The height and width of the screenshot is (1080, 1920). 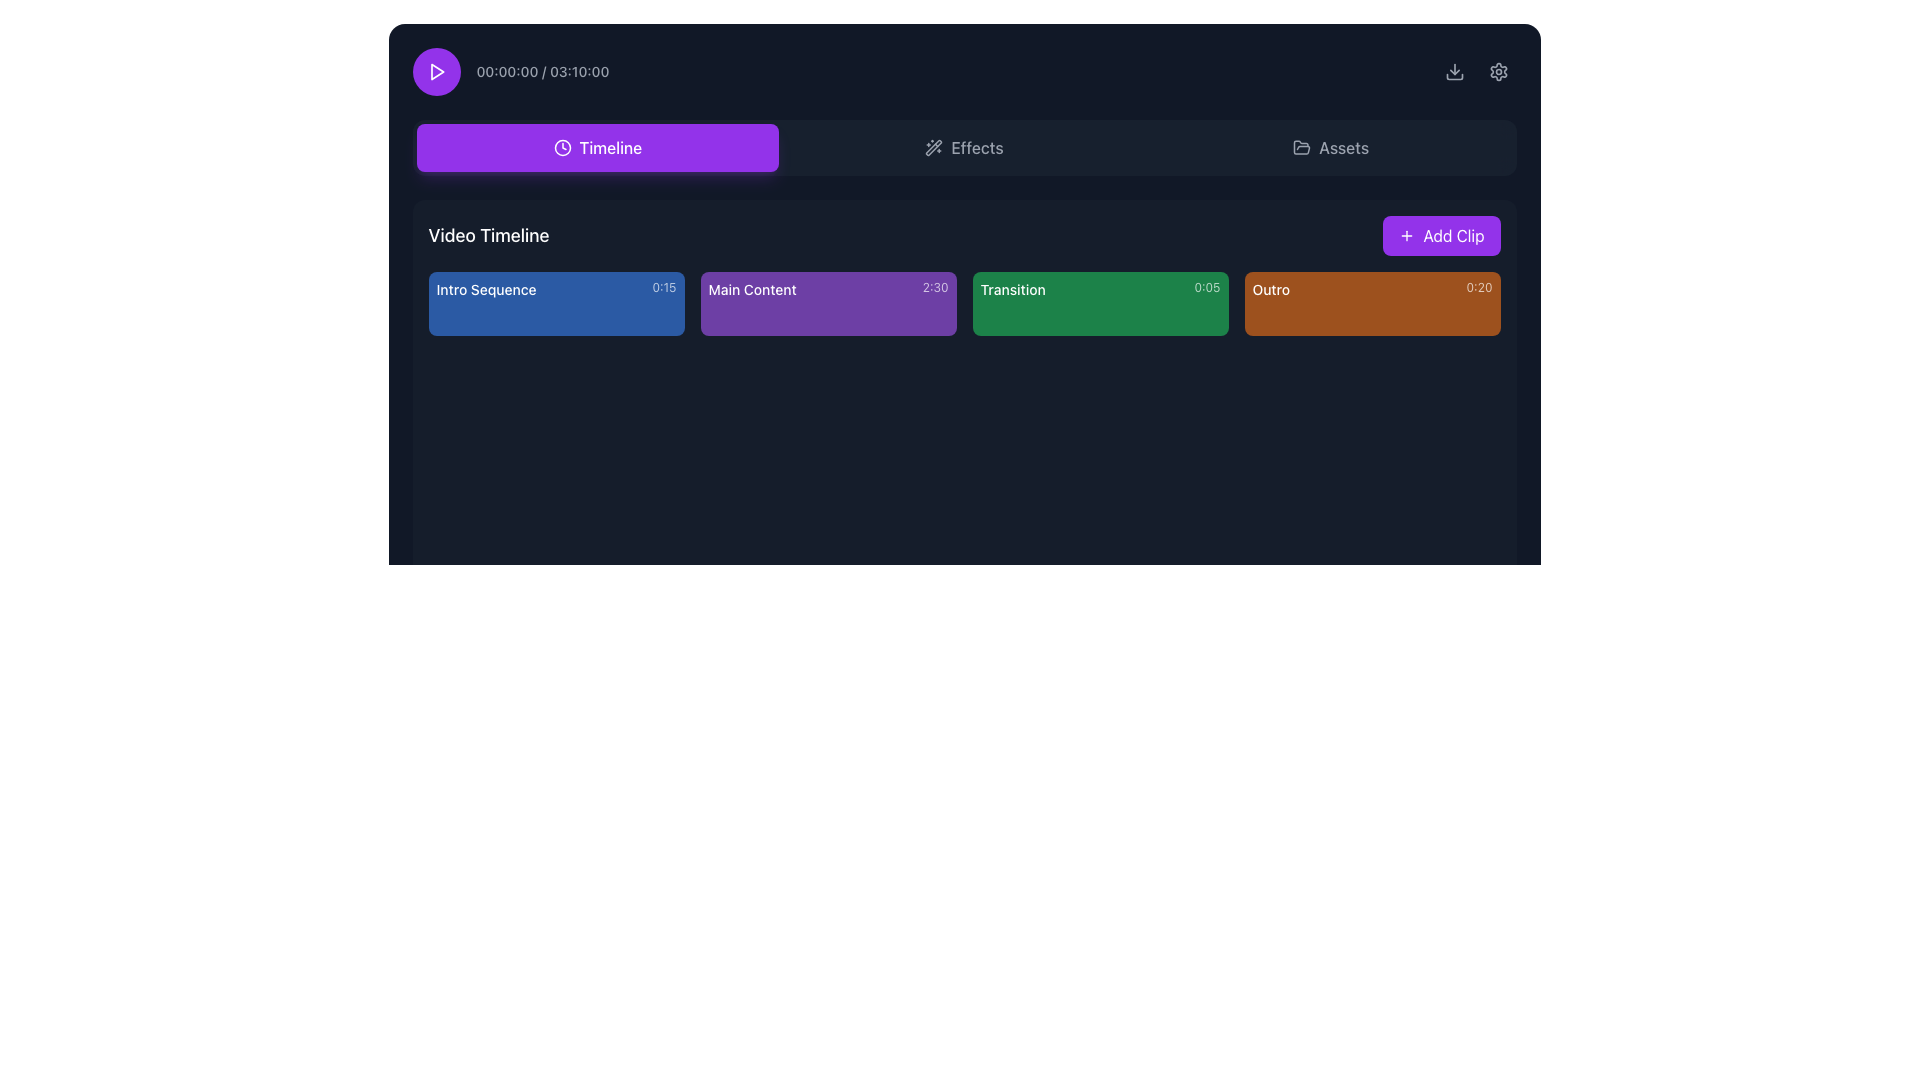 What do you see at coordinates (1498, 71) in the screenshot?
I see `the gear icon in the upper-right corner of the interface` at bounding box center [1498, 71].